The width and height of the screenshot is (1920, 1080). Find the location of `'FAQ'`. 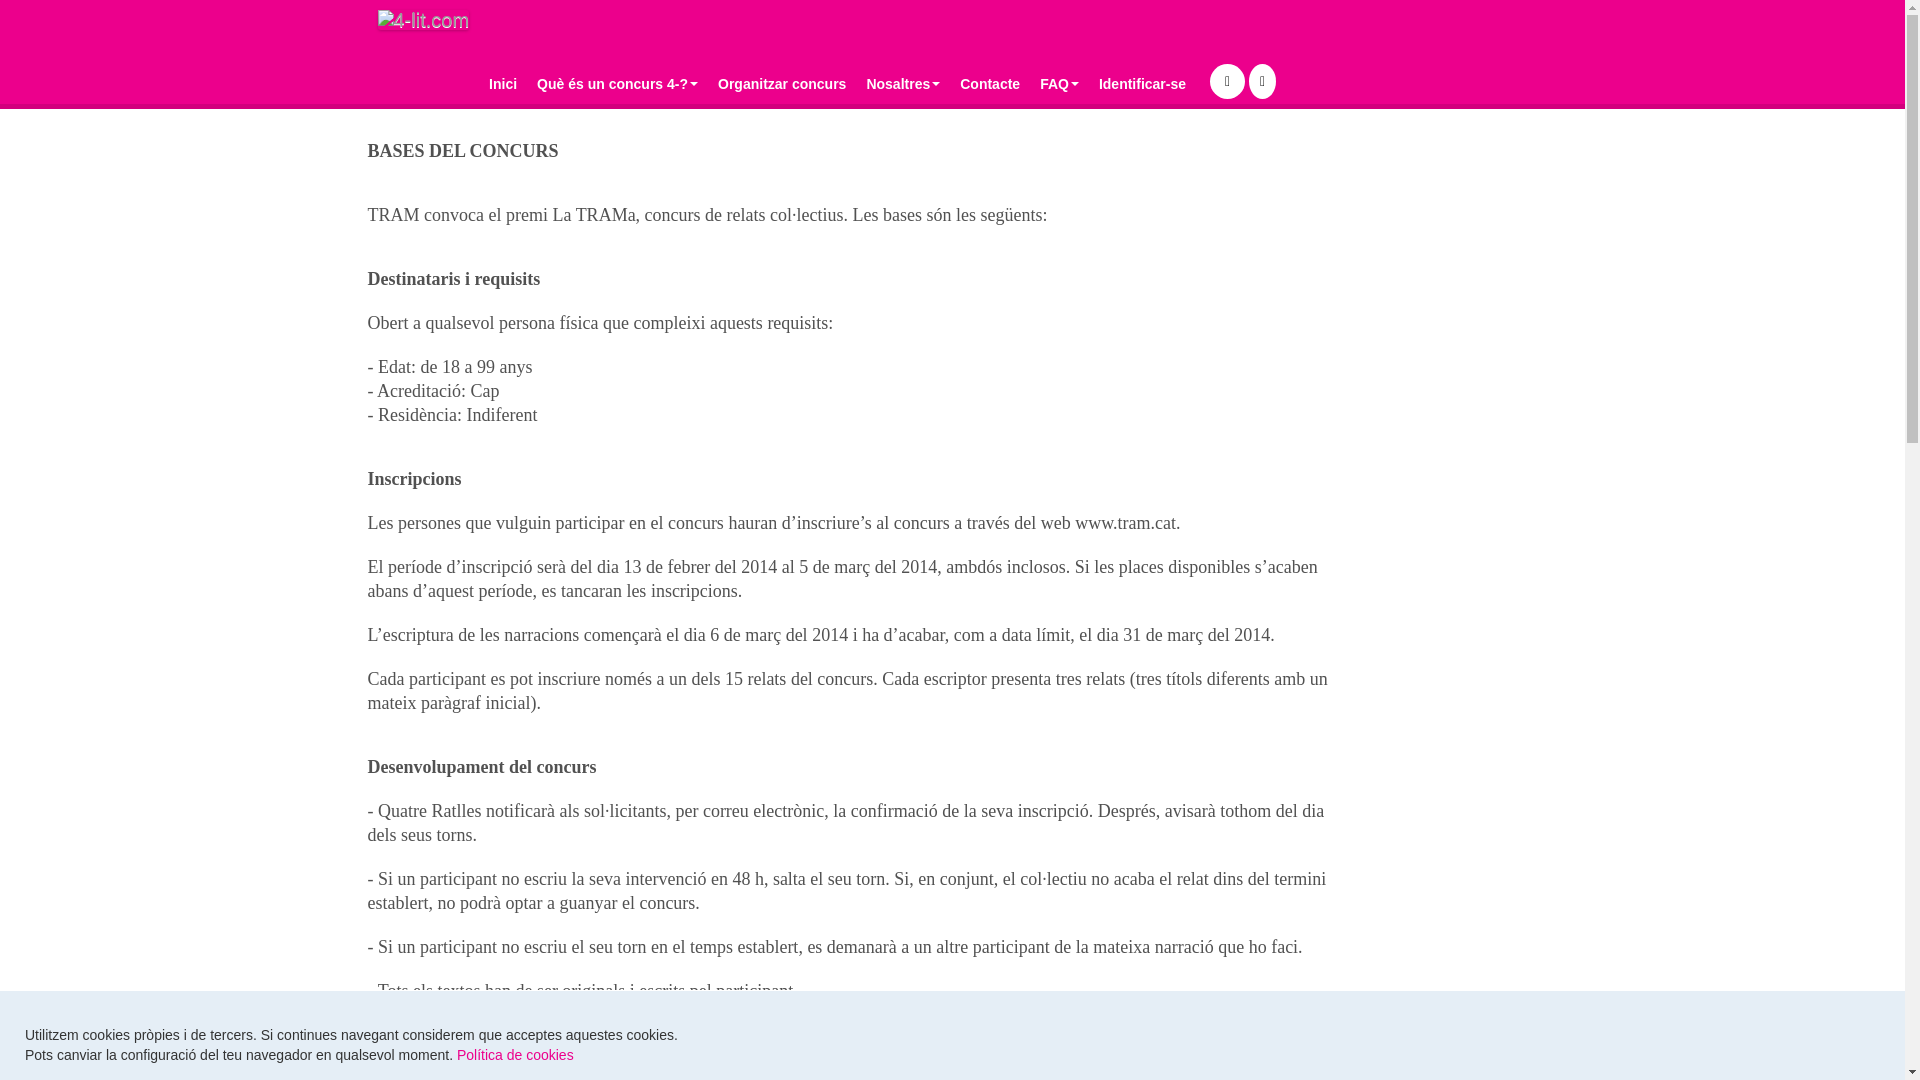

'FAQ' is located at coordinates (1058, 83).